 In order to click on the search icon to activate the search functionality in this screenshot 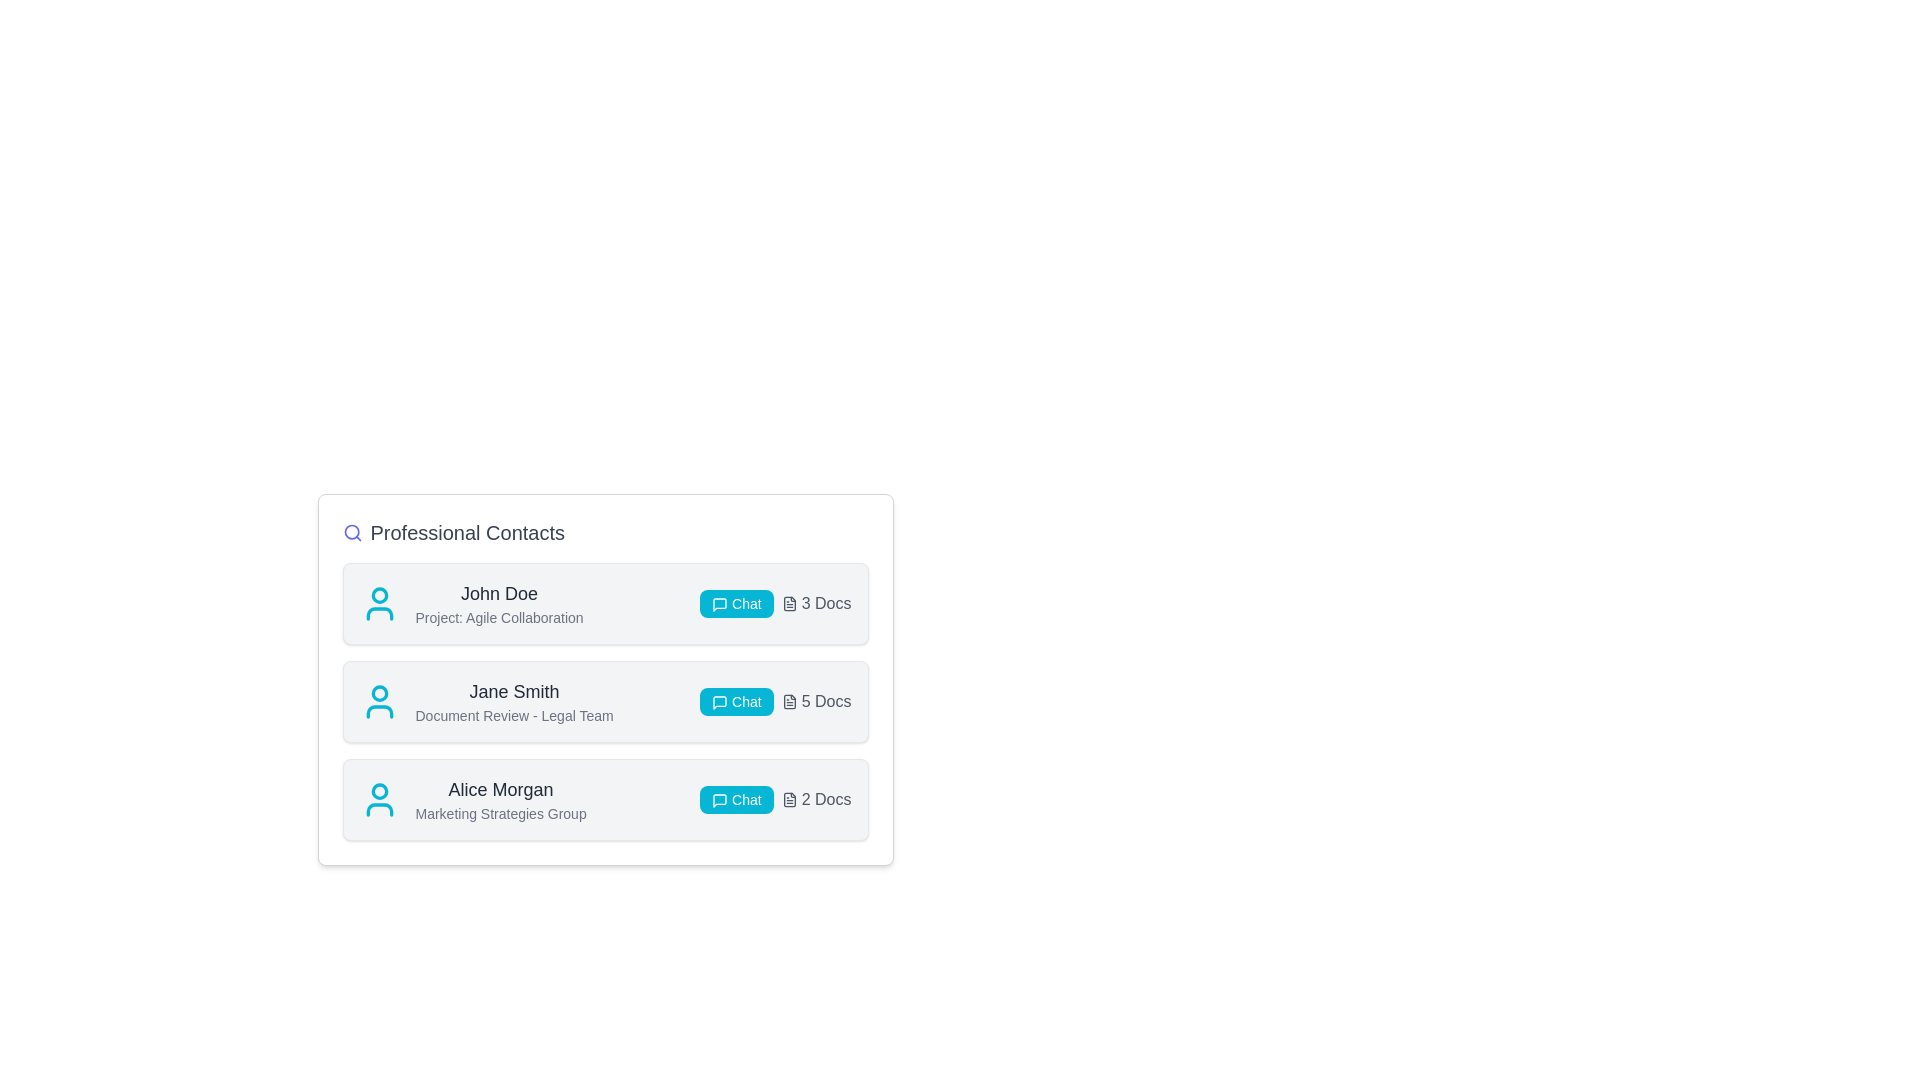, I will do `click(352, 531)`.